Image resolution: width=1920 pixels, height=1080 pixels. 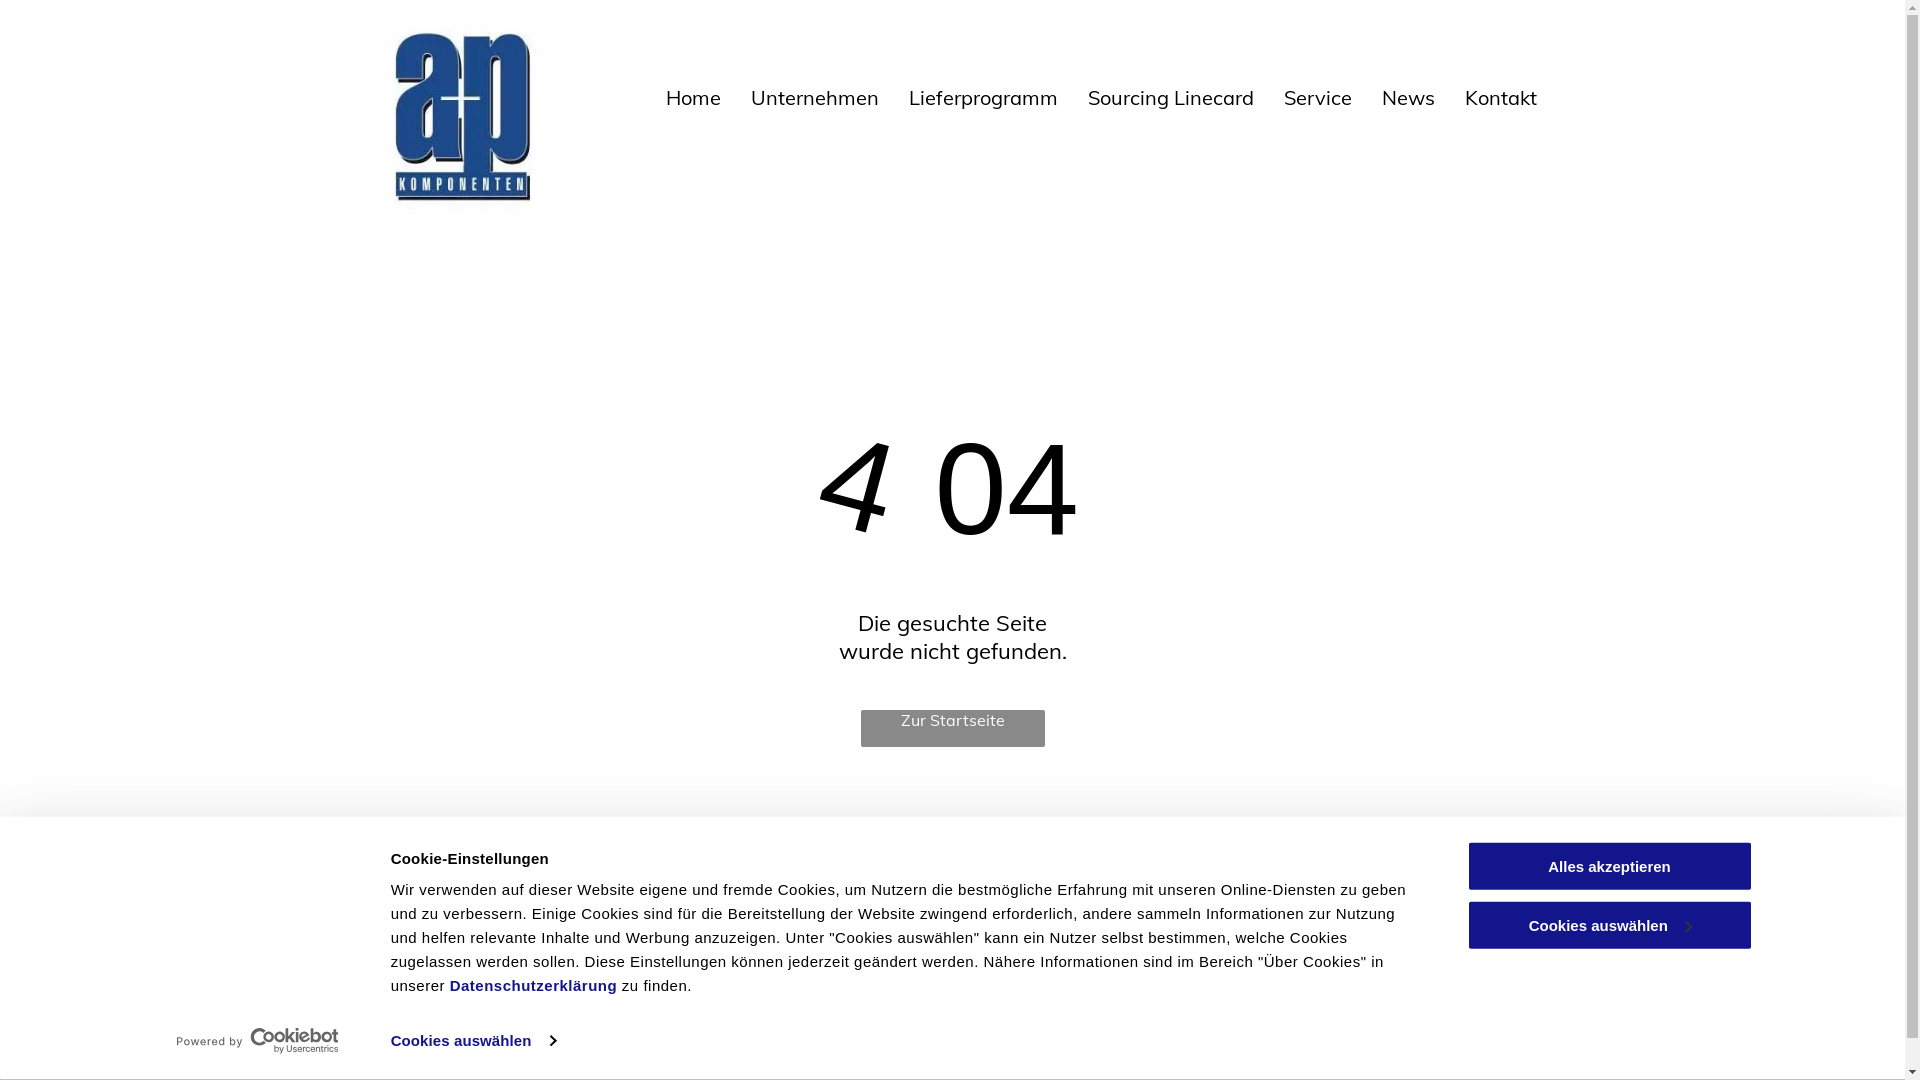 I want to click on 'Service', so click(x=1302, y=97).